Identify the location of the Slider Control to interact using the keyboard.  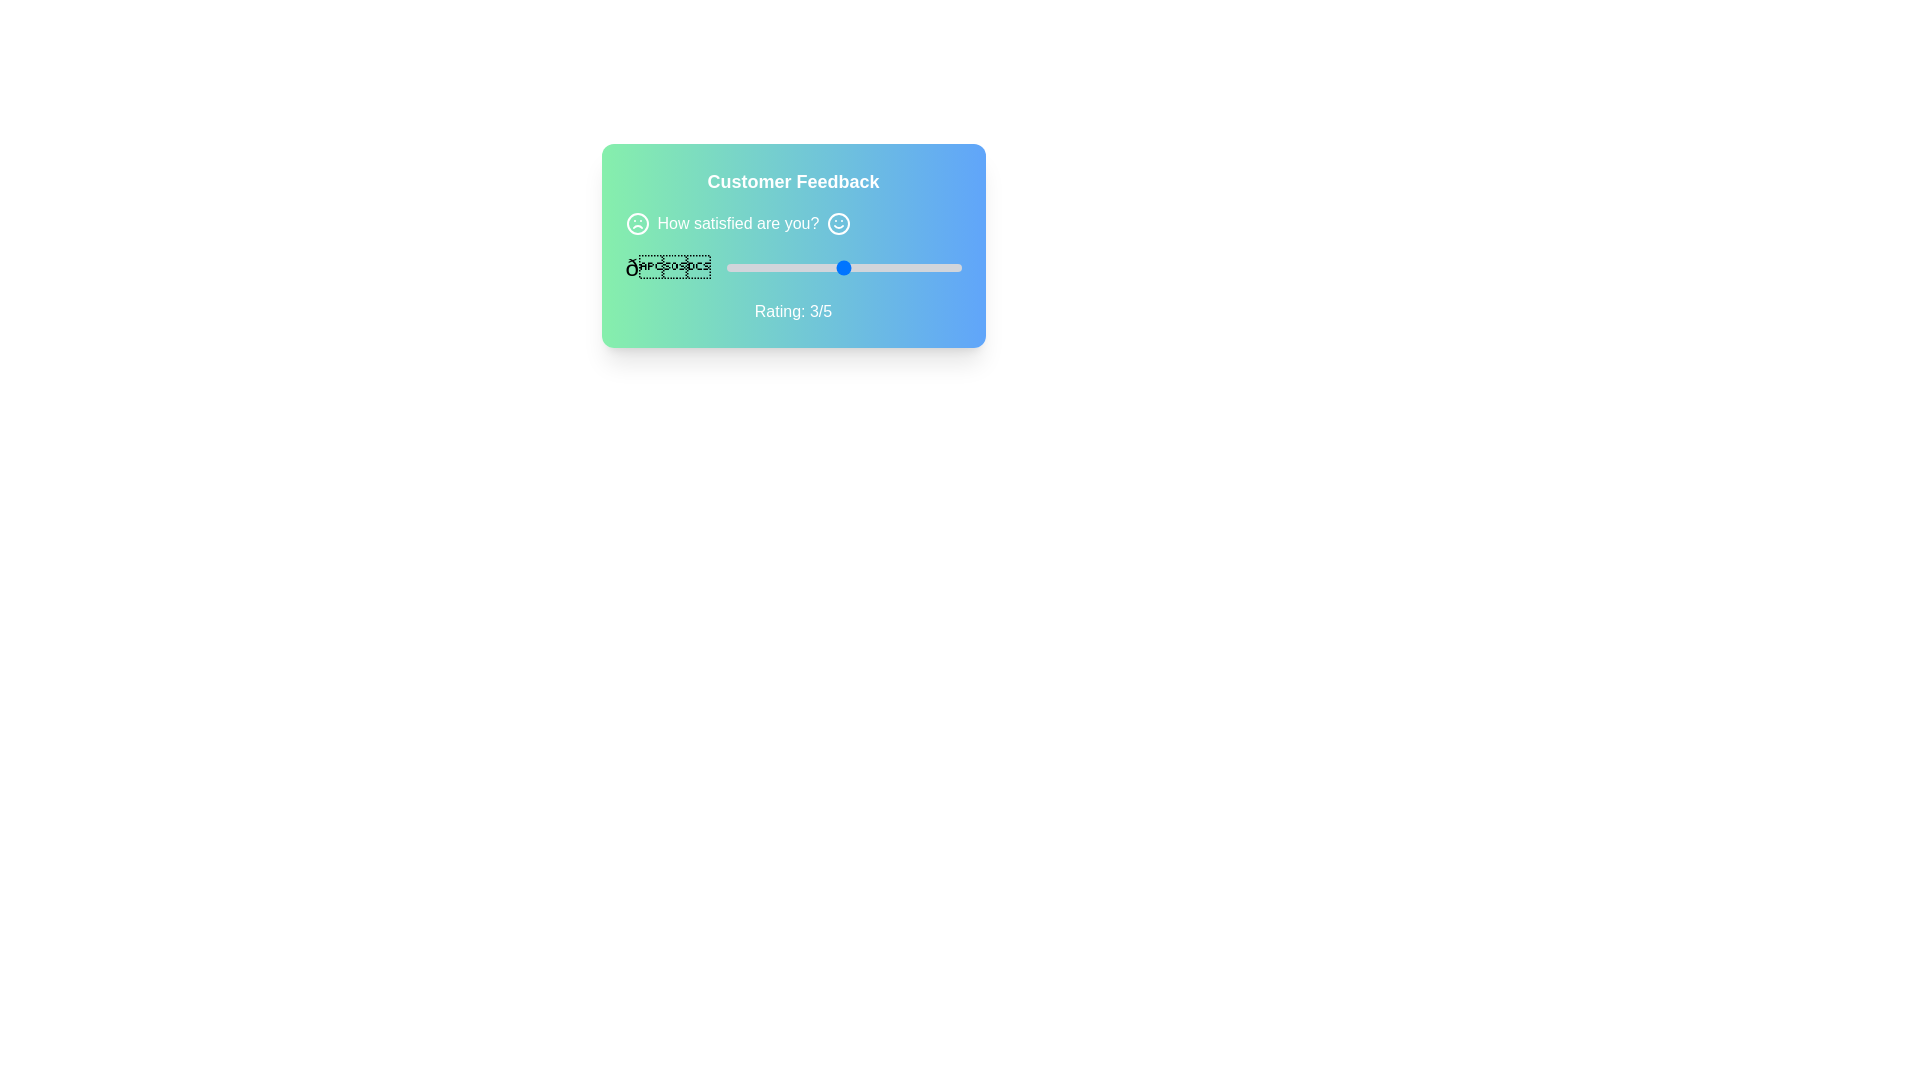
(844, 266).